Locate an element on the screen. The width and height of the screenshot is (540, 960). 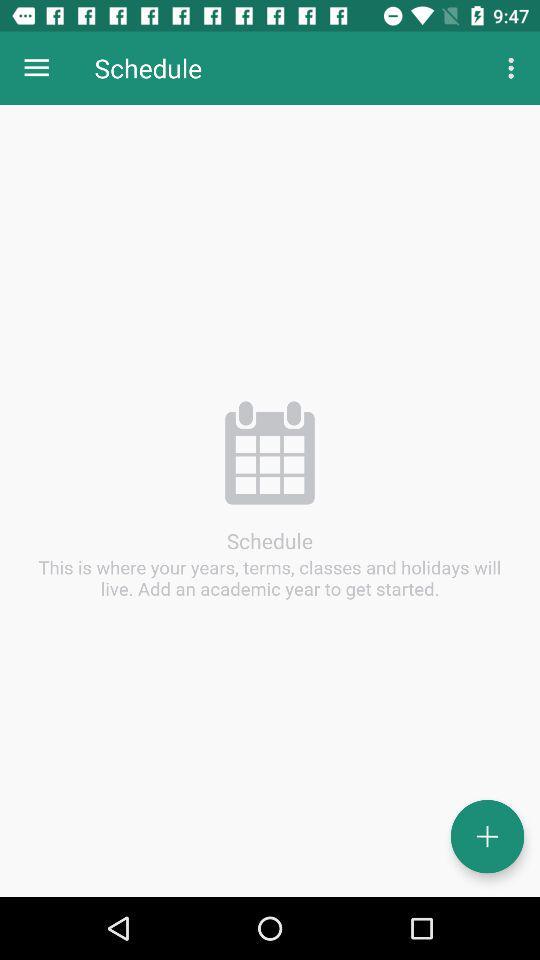
academic year is located at coordinates (486, 836).